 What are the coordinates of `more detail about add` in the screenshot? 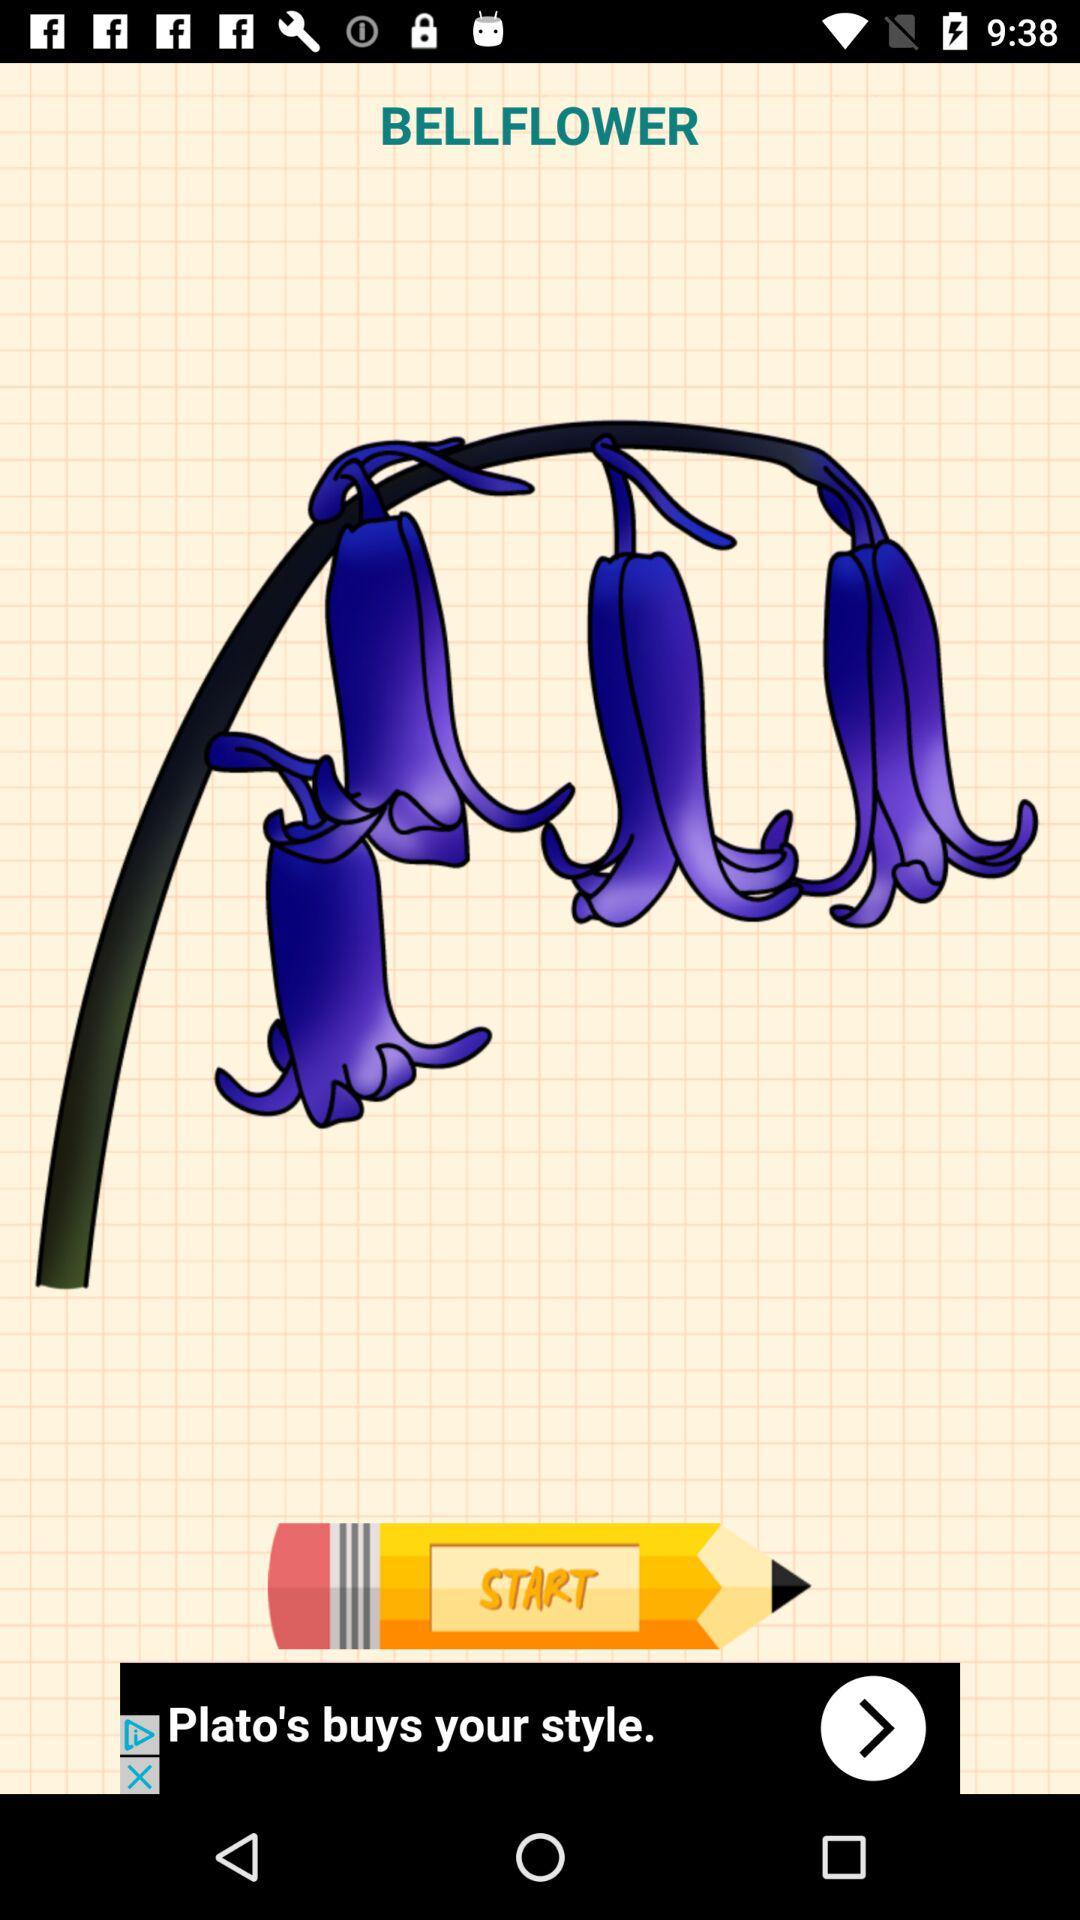 It's located at (540, 1727).